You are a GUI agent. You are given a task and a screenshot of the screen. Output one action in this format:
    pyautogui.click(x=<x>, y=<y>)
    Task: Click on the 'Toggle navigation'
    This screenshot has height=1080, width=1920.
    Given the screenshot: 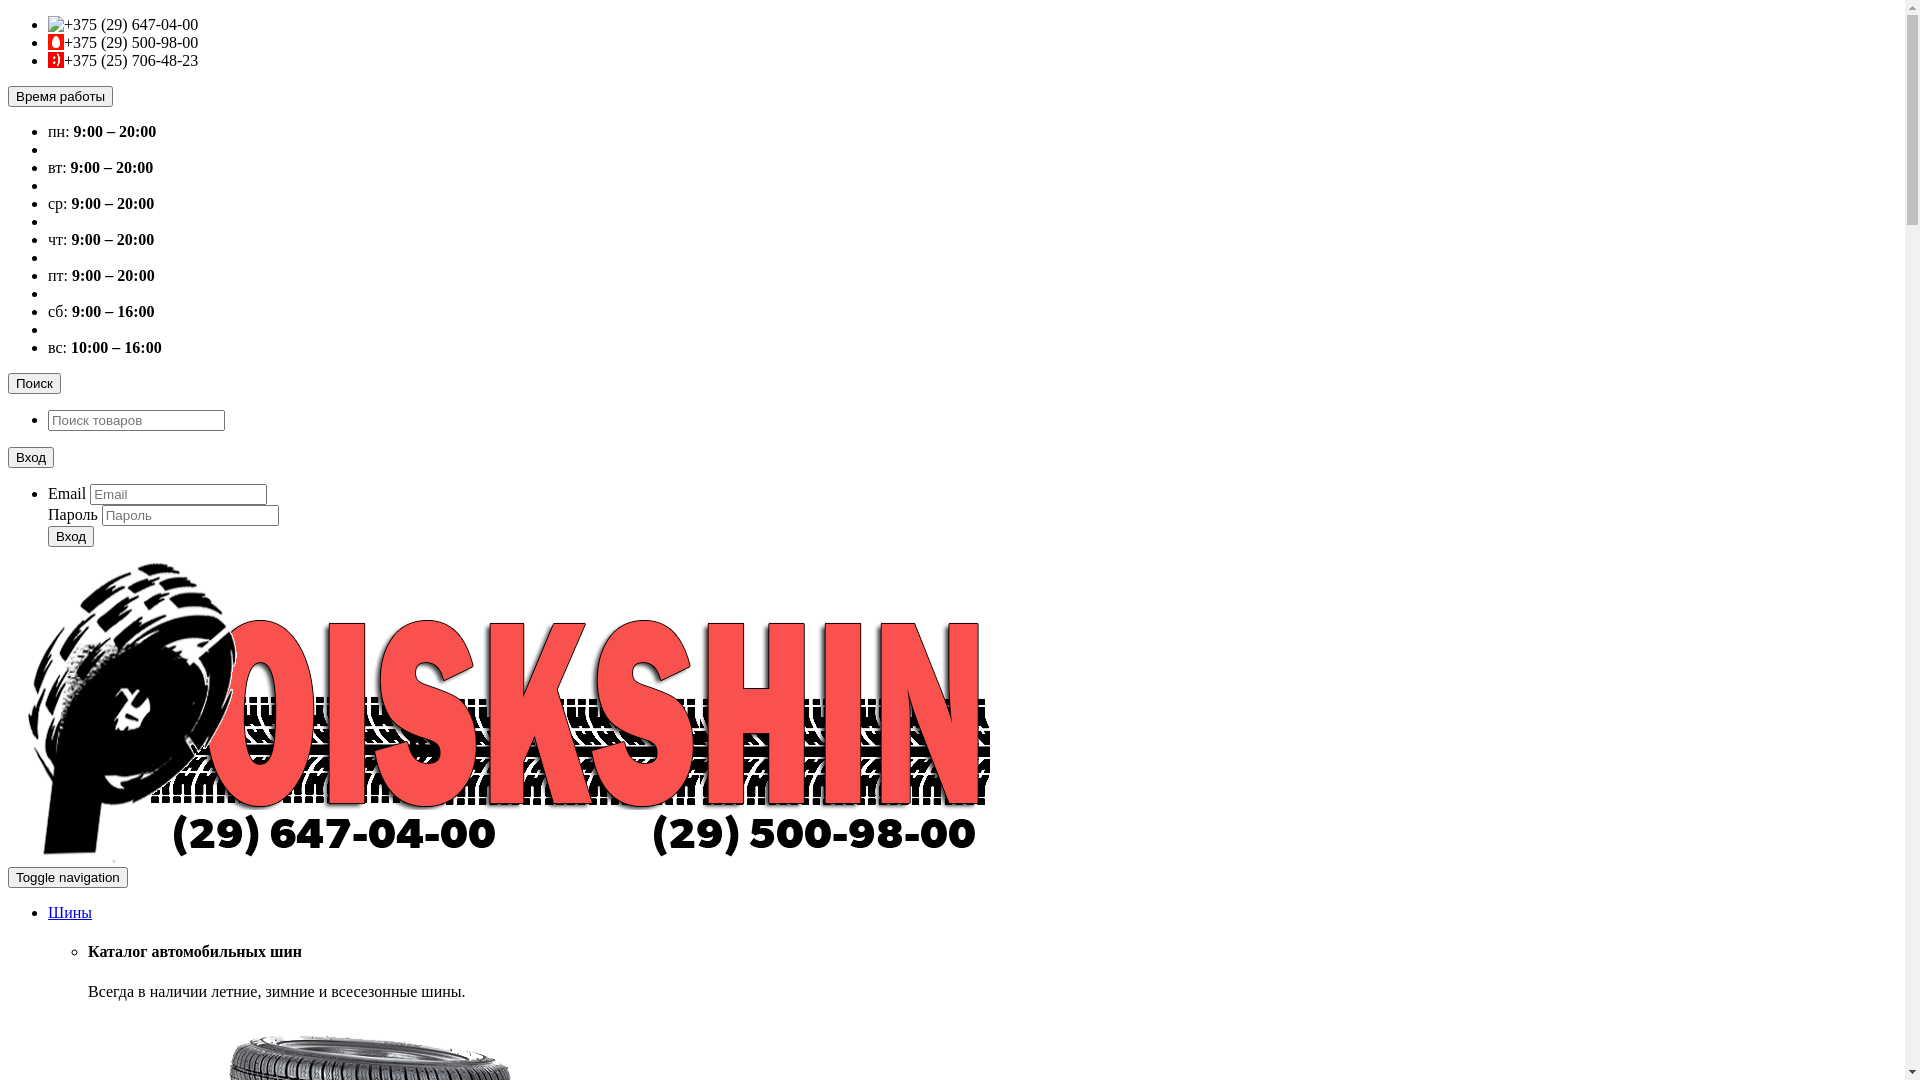 What is the action you would take?
    pyautogui.click(x=8, y=876)
    